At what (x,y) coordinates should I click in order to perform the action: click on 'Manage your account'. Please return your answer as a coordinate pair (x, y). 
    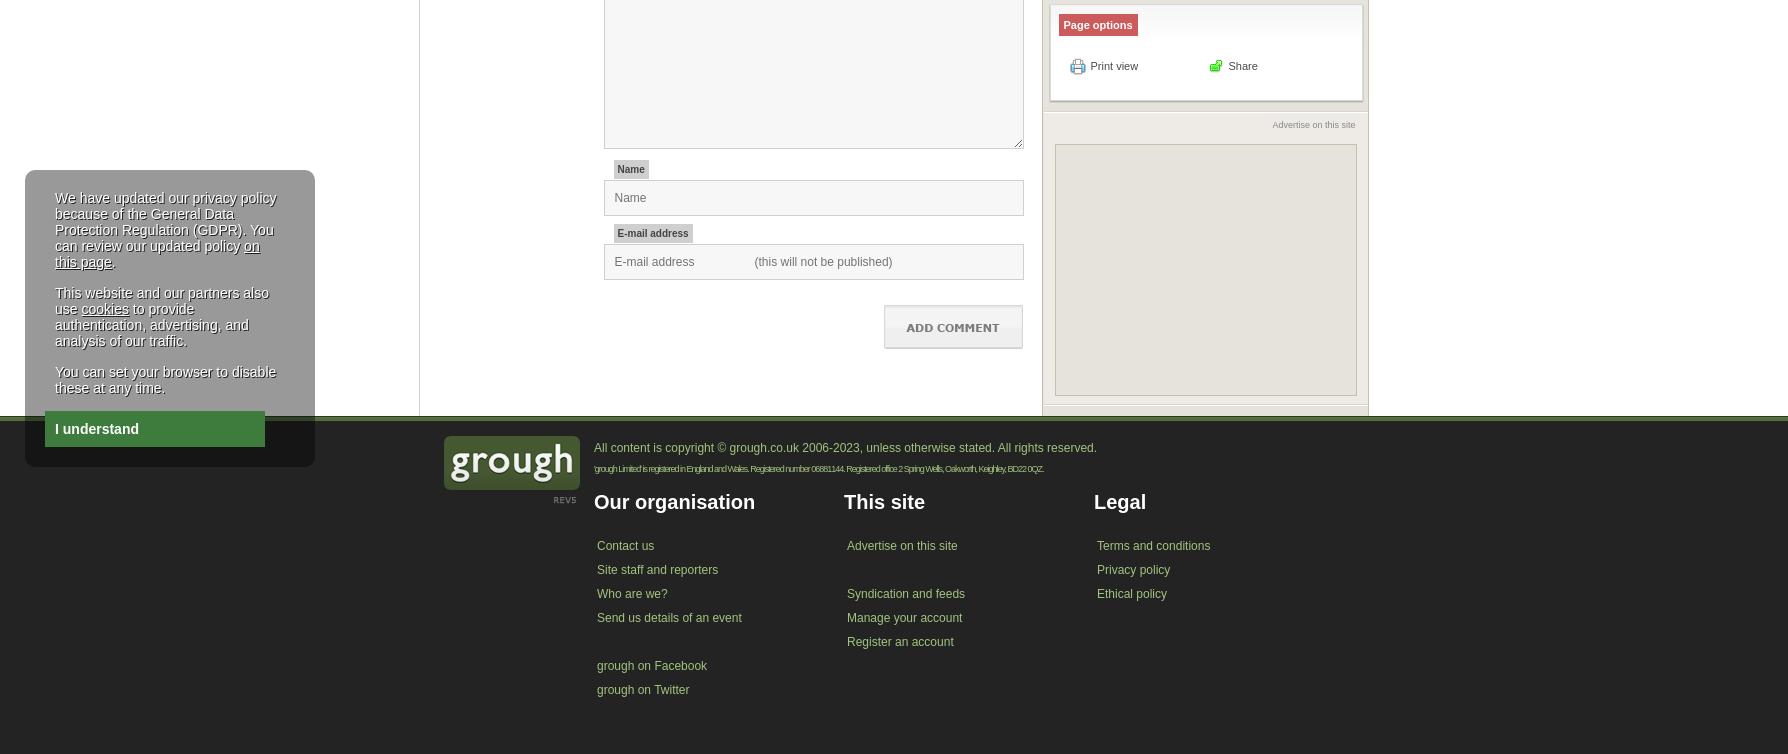
    Looking at the image, I should click on (904, 616).